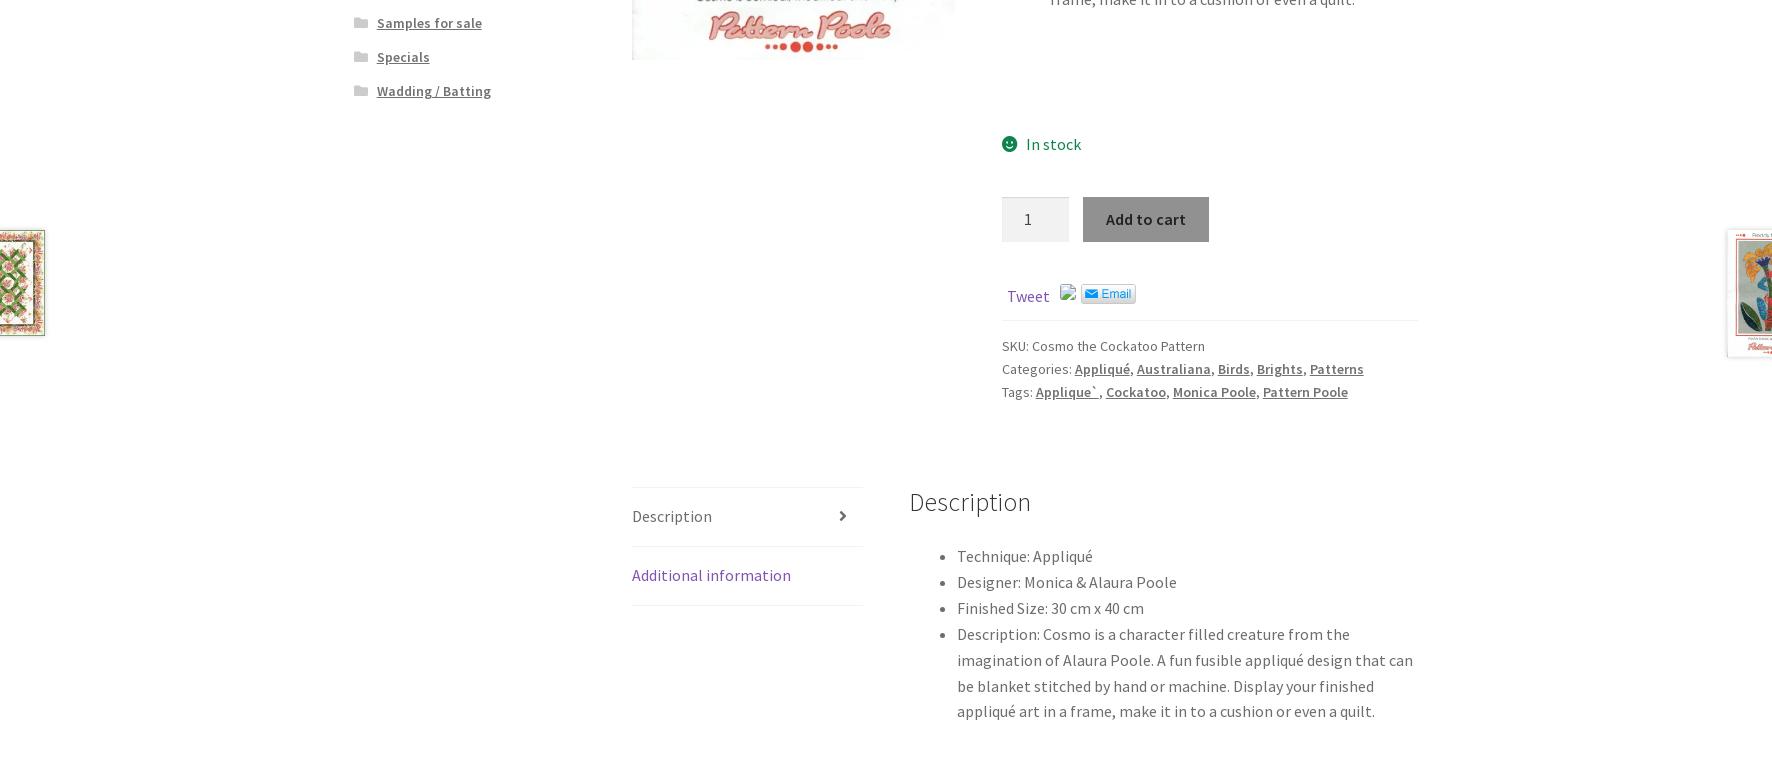  I want to click on 'Australiana', so click(1135, 366).